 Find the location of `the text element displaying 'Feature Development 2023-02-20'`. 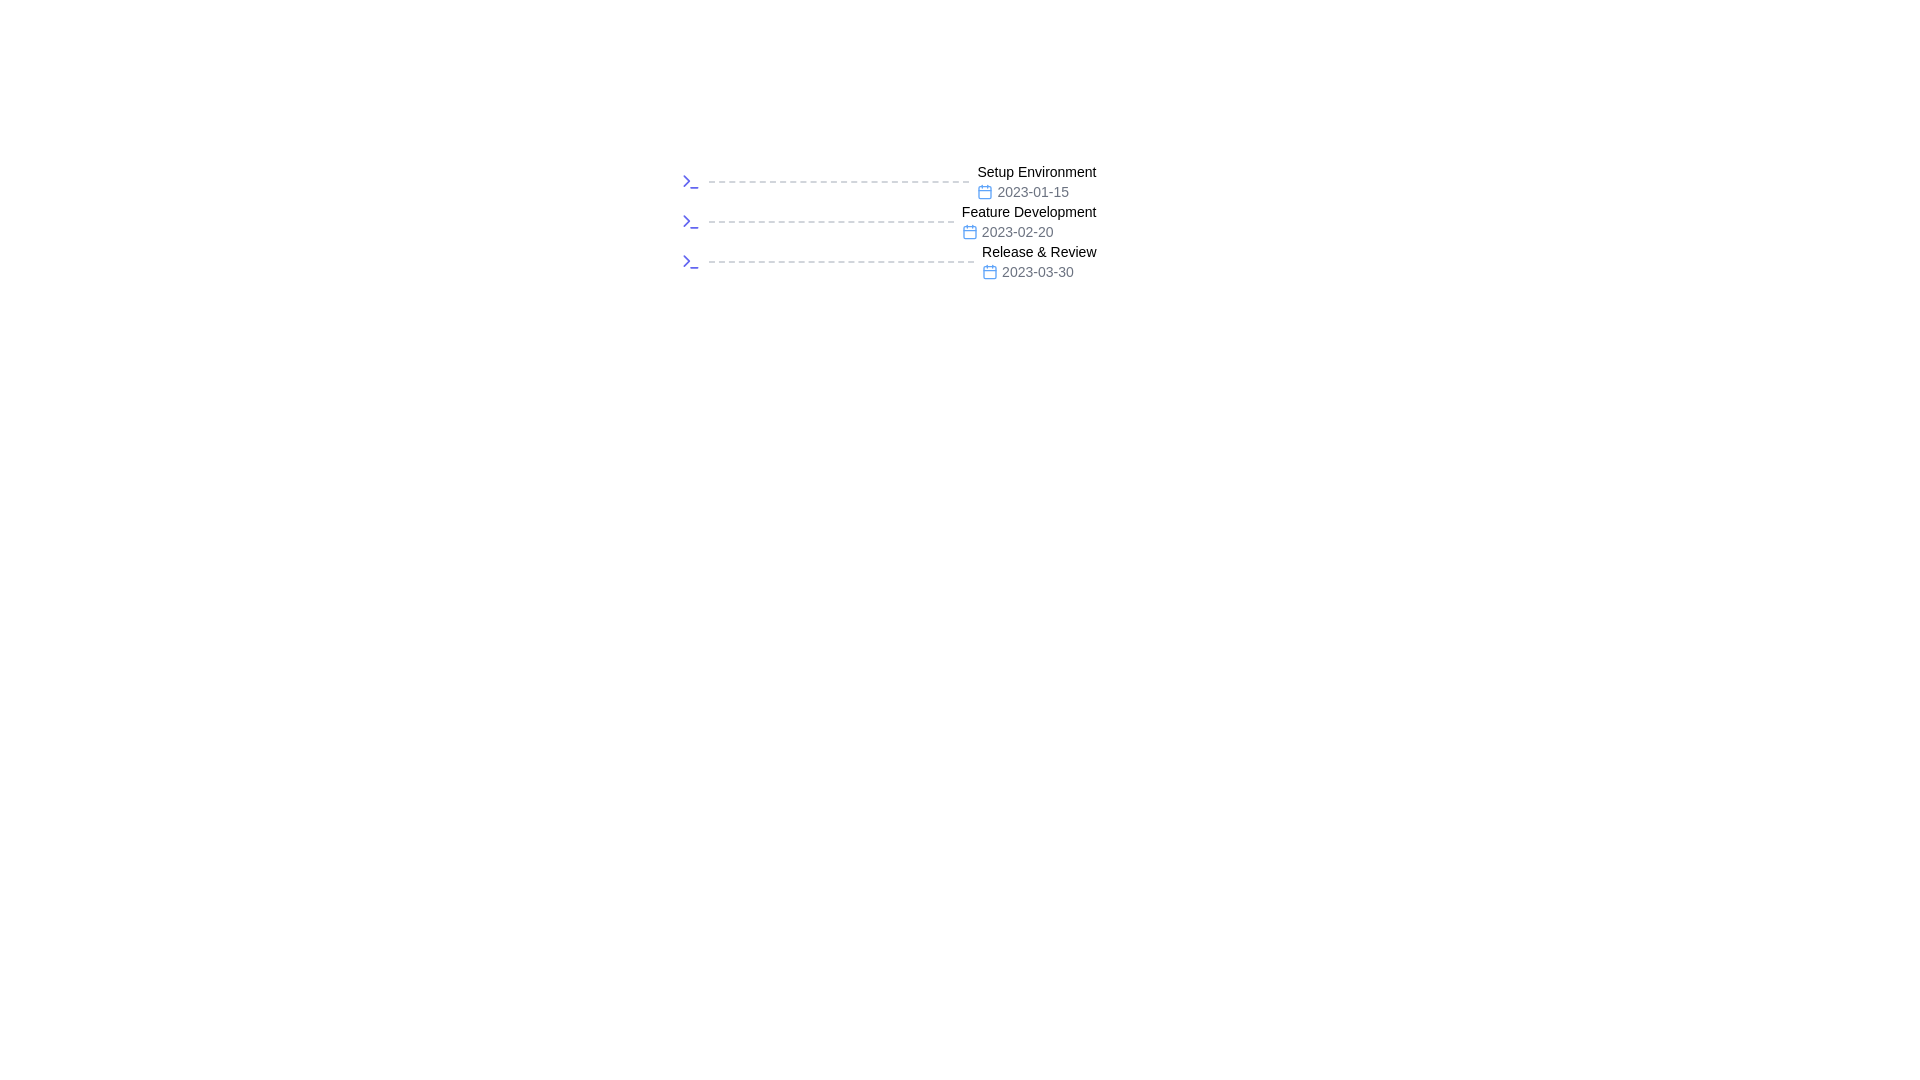

the text element displaying 'Feature Development 2023-02-20' is located at coordinates (1029, 222).